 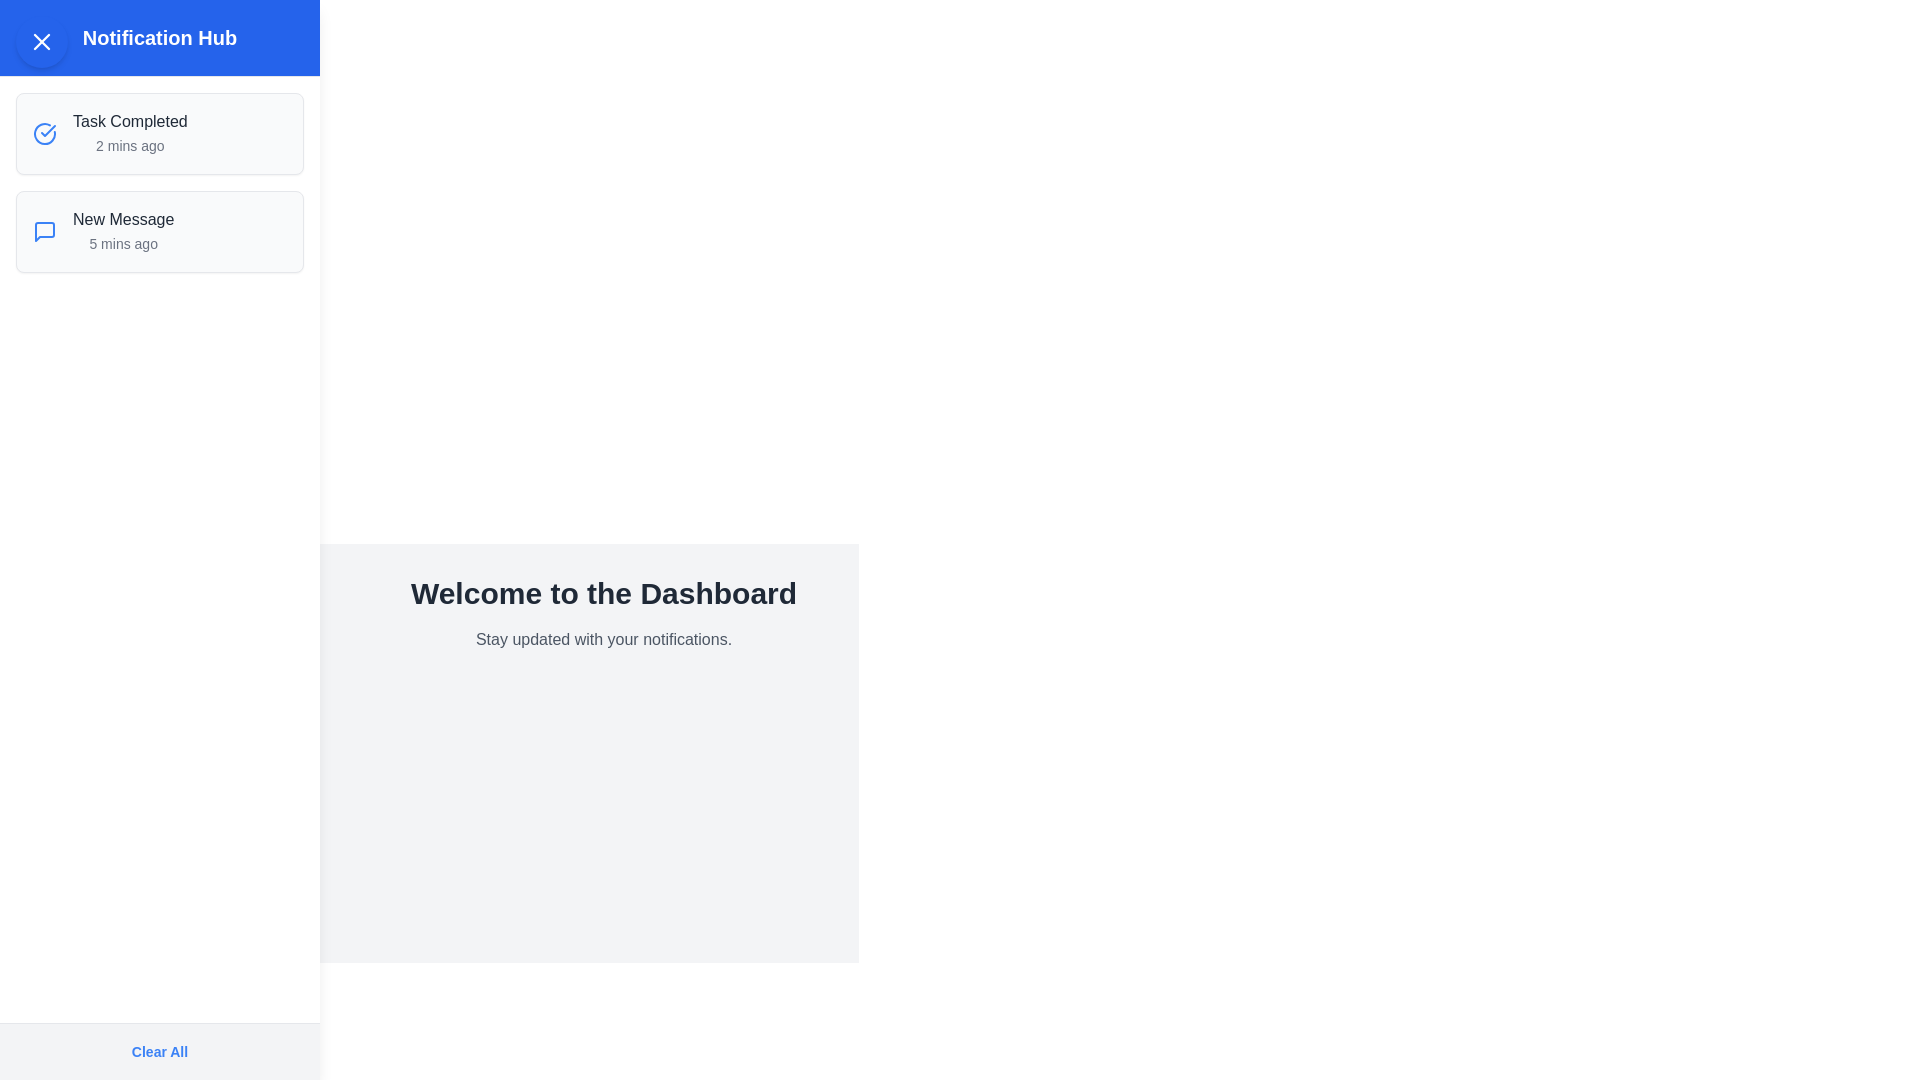 What do you see at coordinates (129, 145) in the screenshot?
I see `the Text label that indicates the timestamp of the associated notification, located beneath 'Task Completed' in the first notification item on the sidebar menu` at bounding box center [129, 145].